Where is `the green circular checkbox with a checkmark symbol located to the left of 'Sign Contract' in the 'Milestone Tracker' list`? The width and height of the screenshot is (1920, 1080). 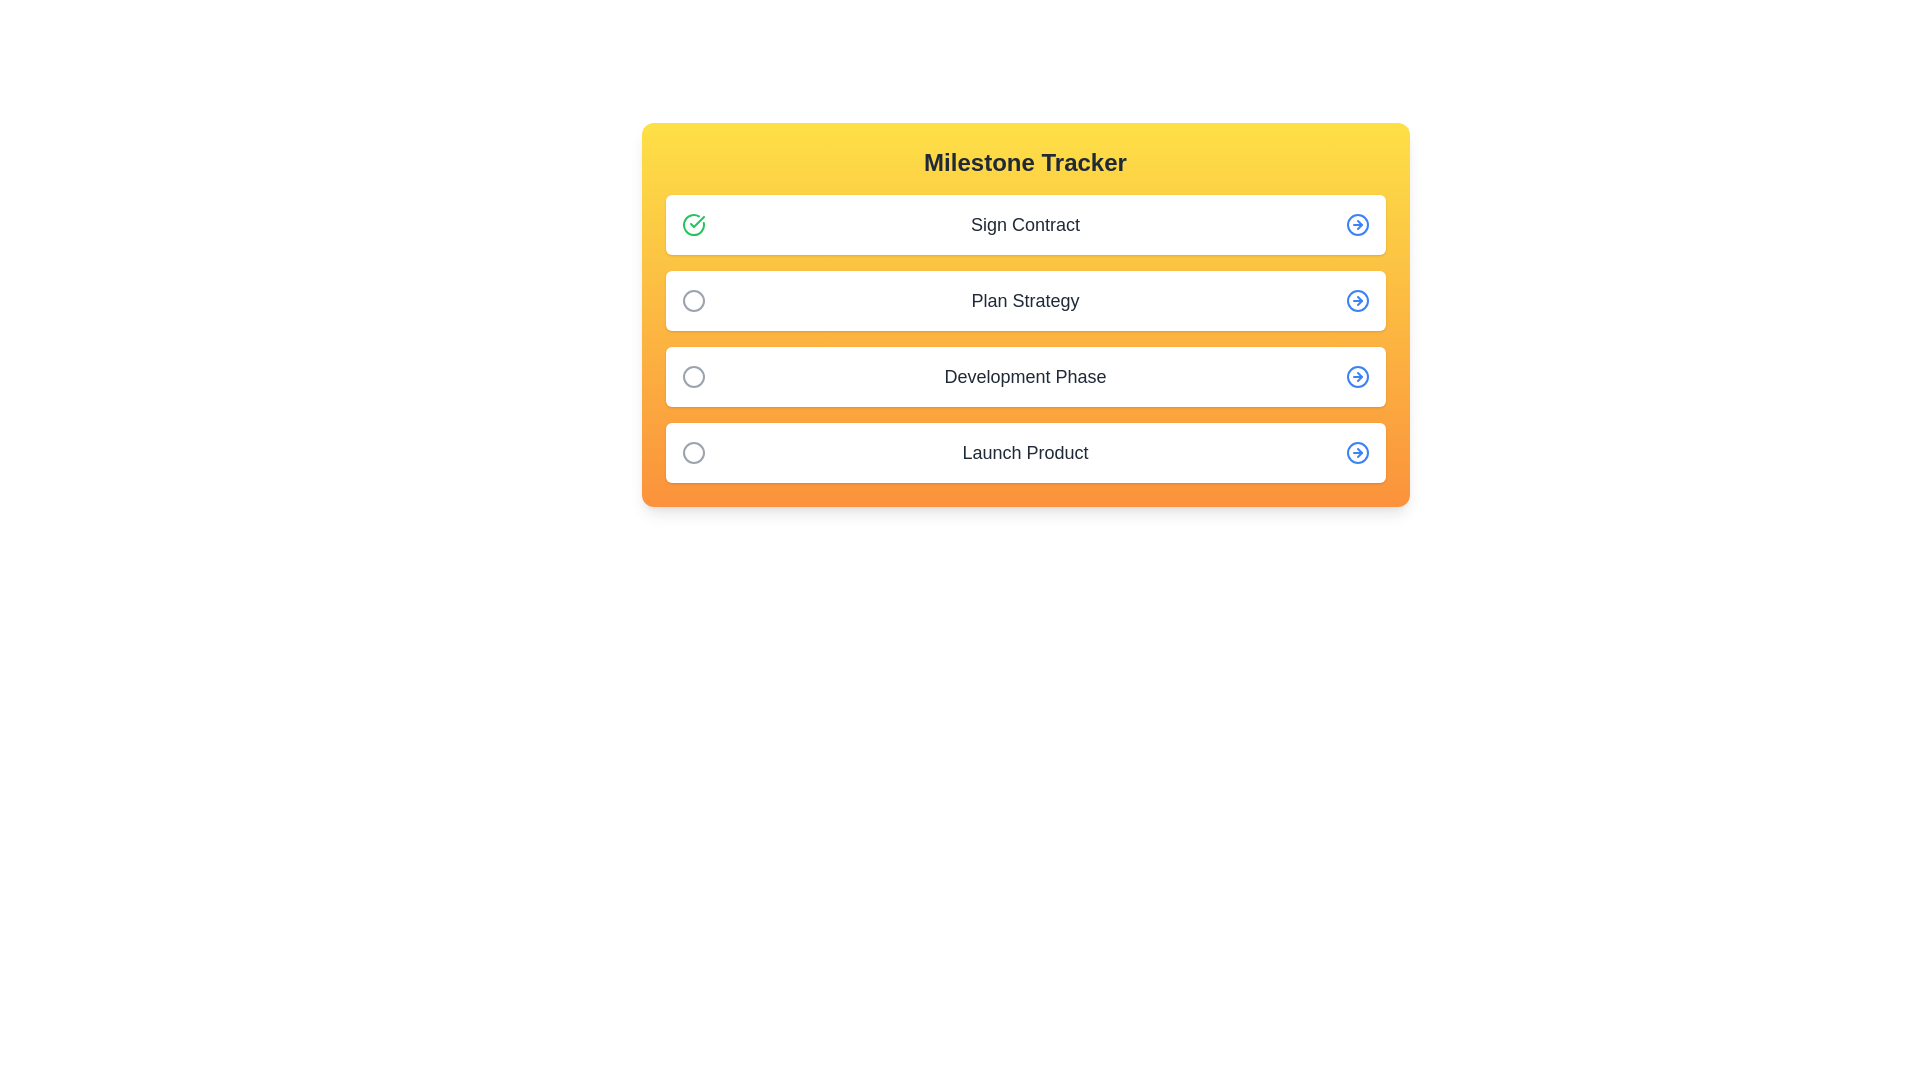
the green circular checkbox with a checkmark symbol located to the left of 'Sign Contract' in the 'Milestone Tracker' list is located at coordinates (693, 224).